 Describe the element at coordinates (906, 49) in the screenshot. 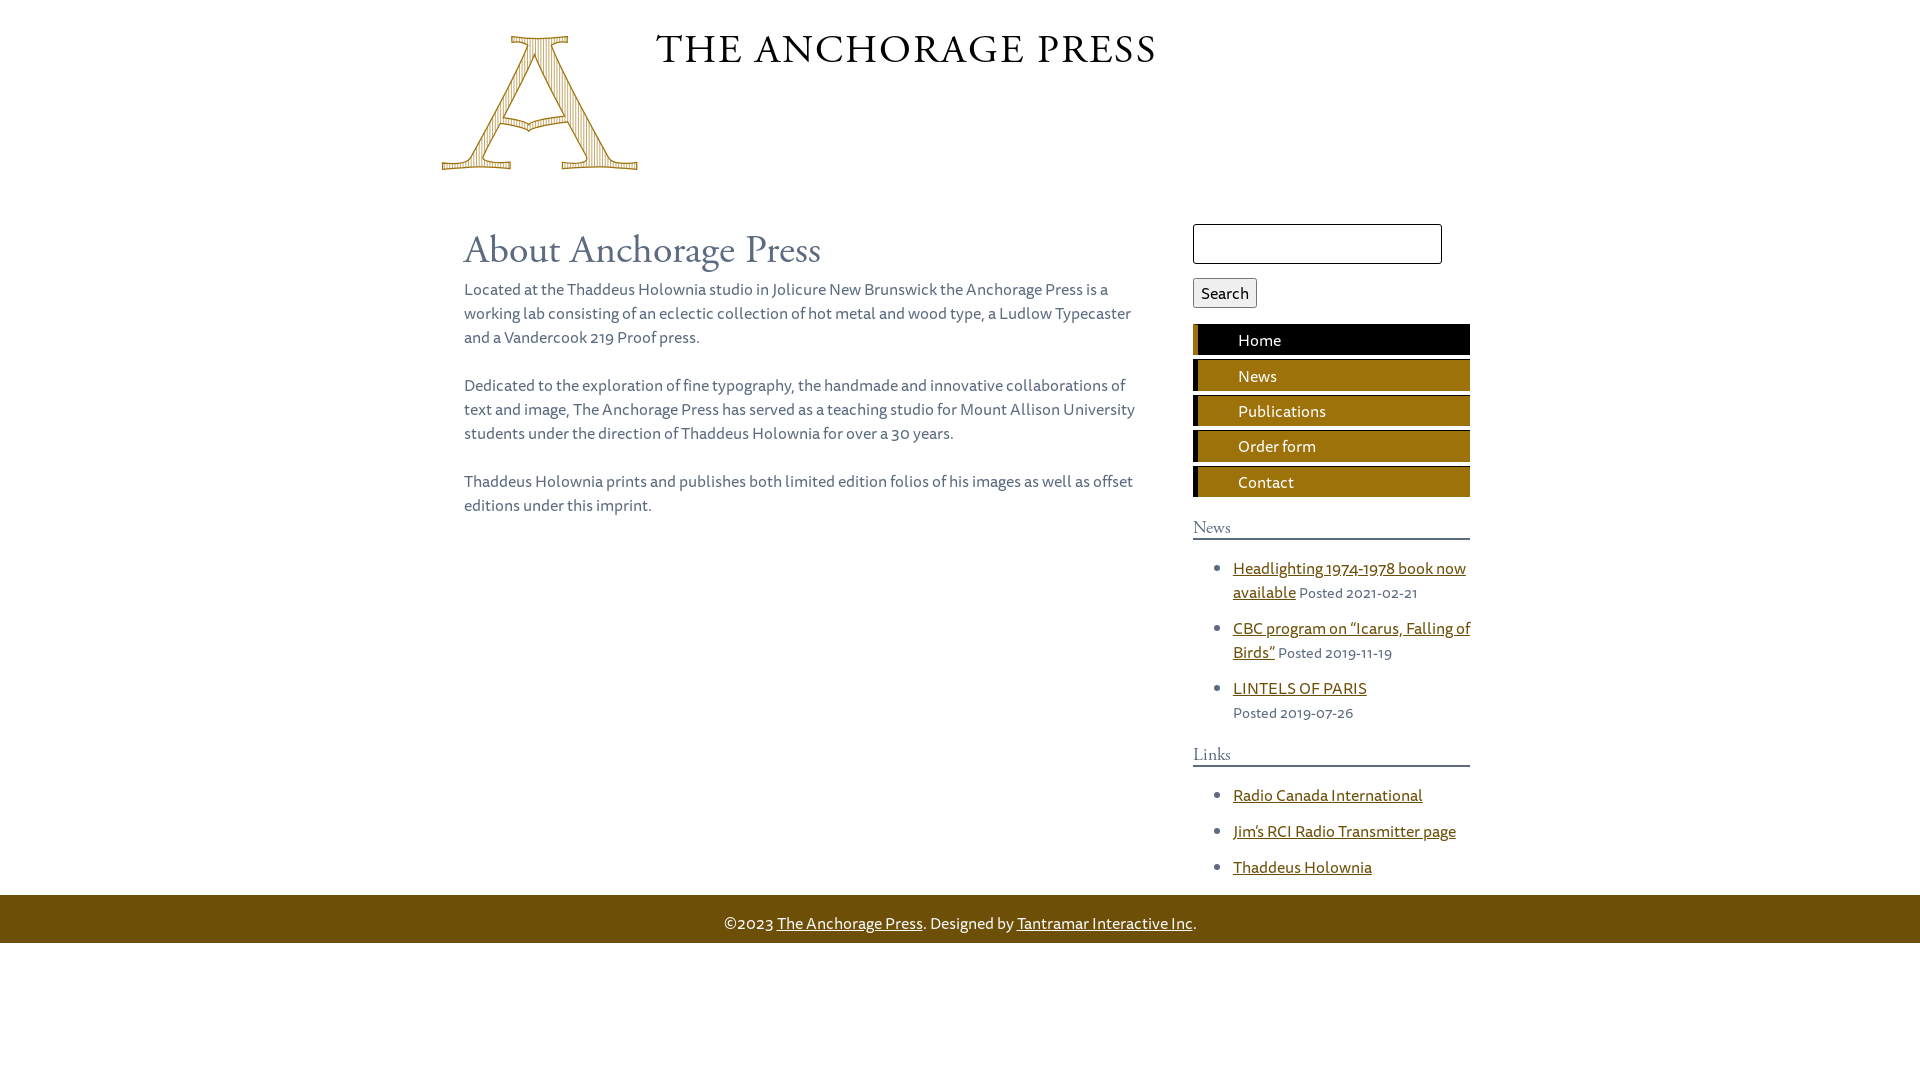

I see `'THE ANCHORAGE PRESS'` at that location.